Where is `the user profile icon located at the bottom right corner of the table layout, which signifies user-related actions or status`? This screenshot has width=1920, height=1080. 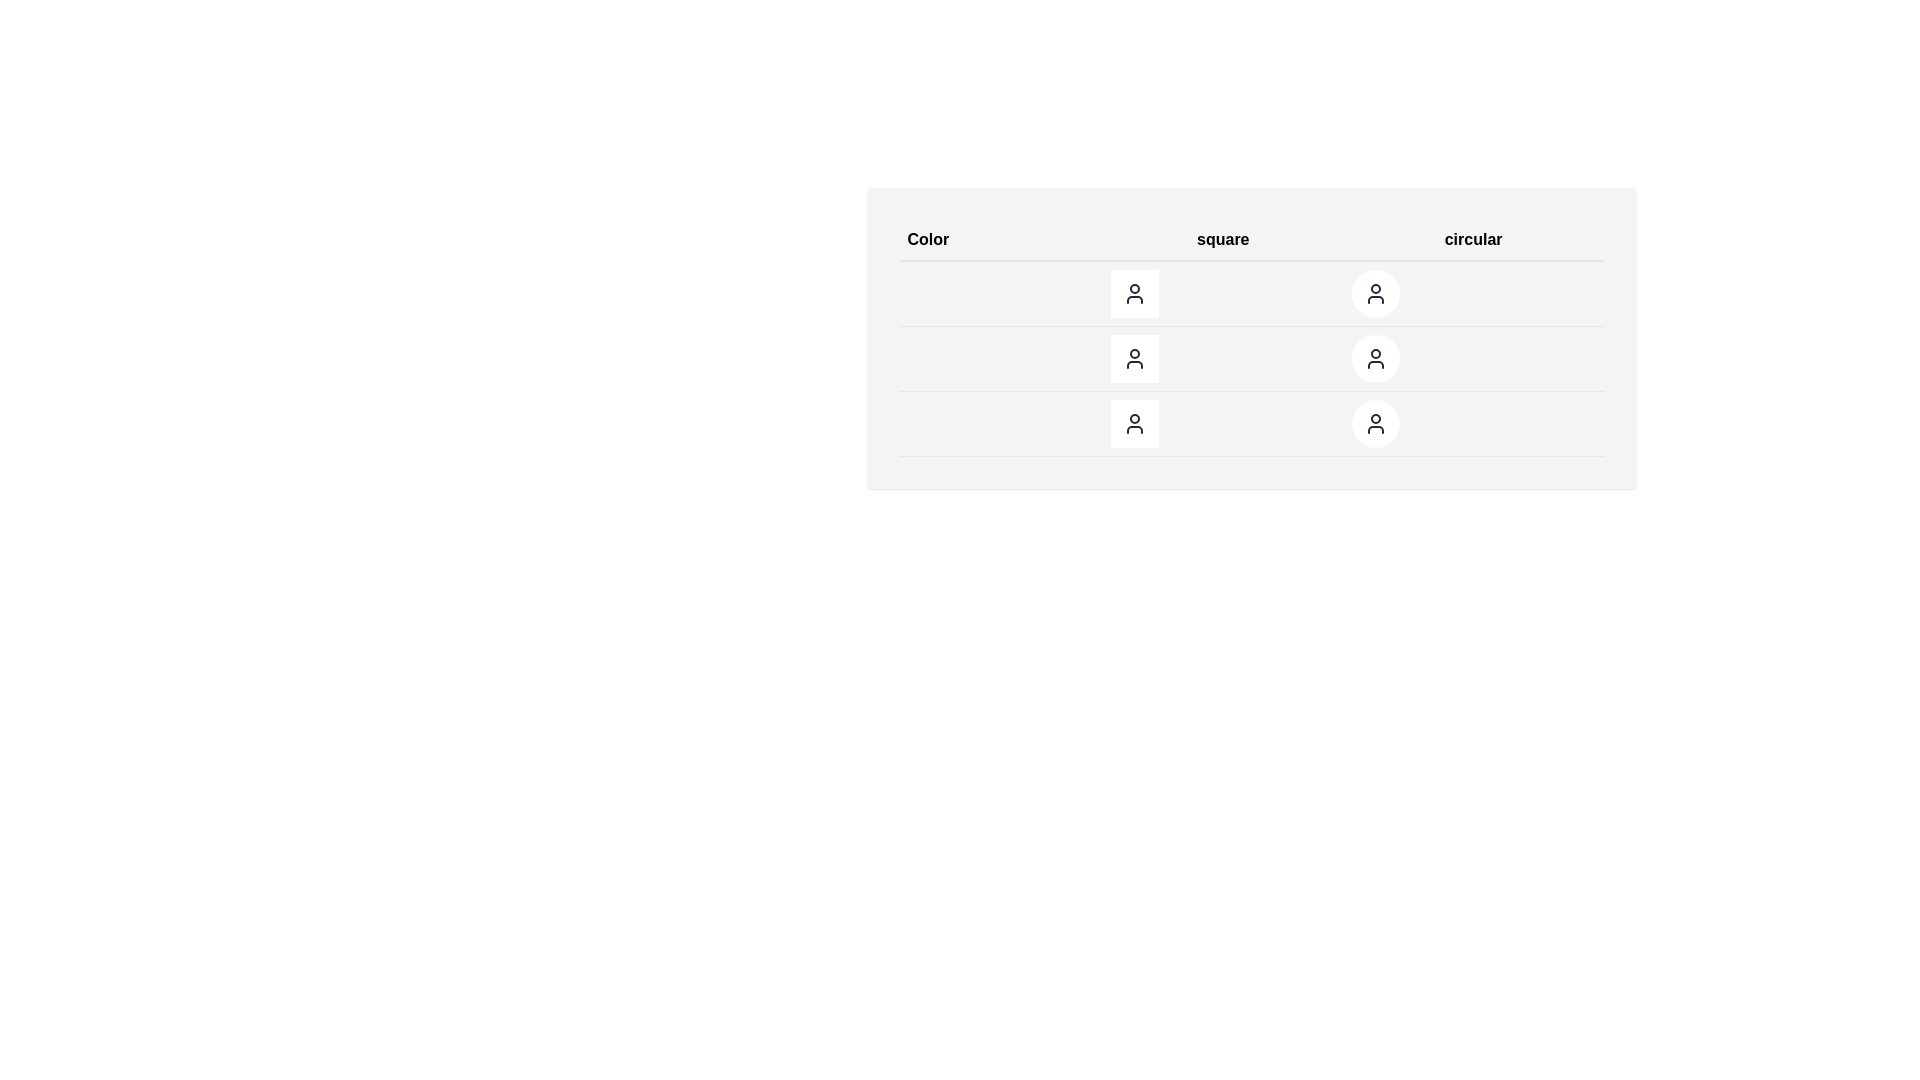 the user profile icon located at the bottom right corner of the table layout, which signifies user-related actions or status is located at coordinates (1374, 423).